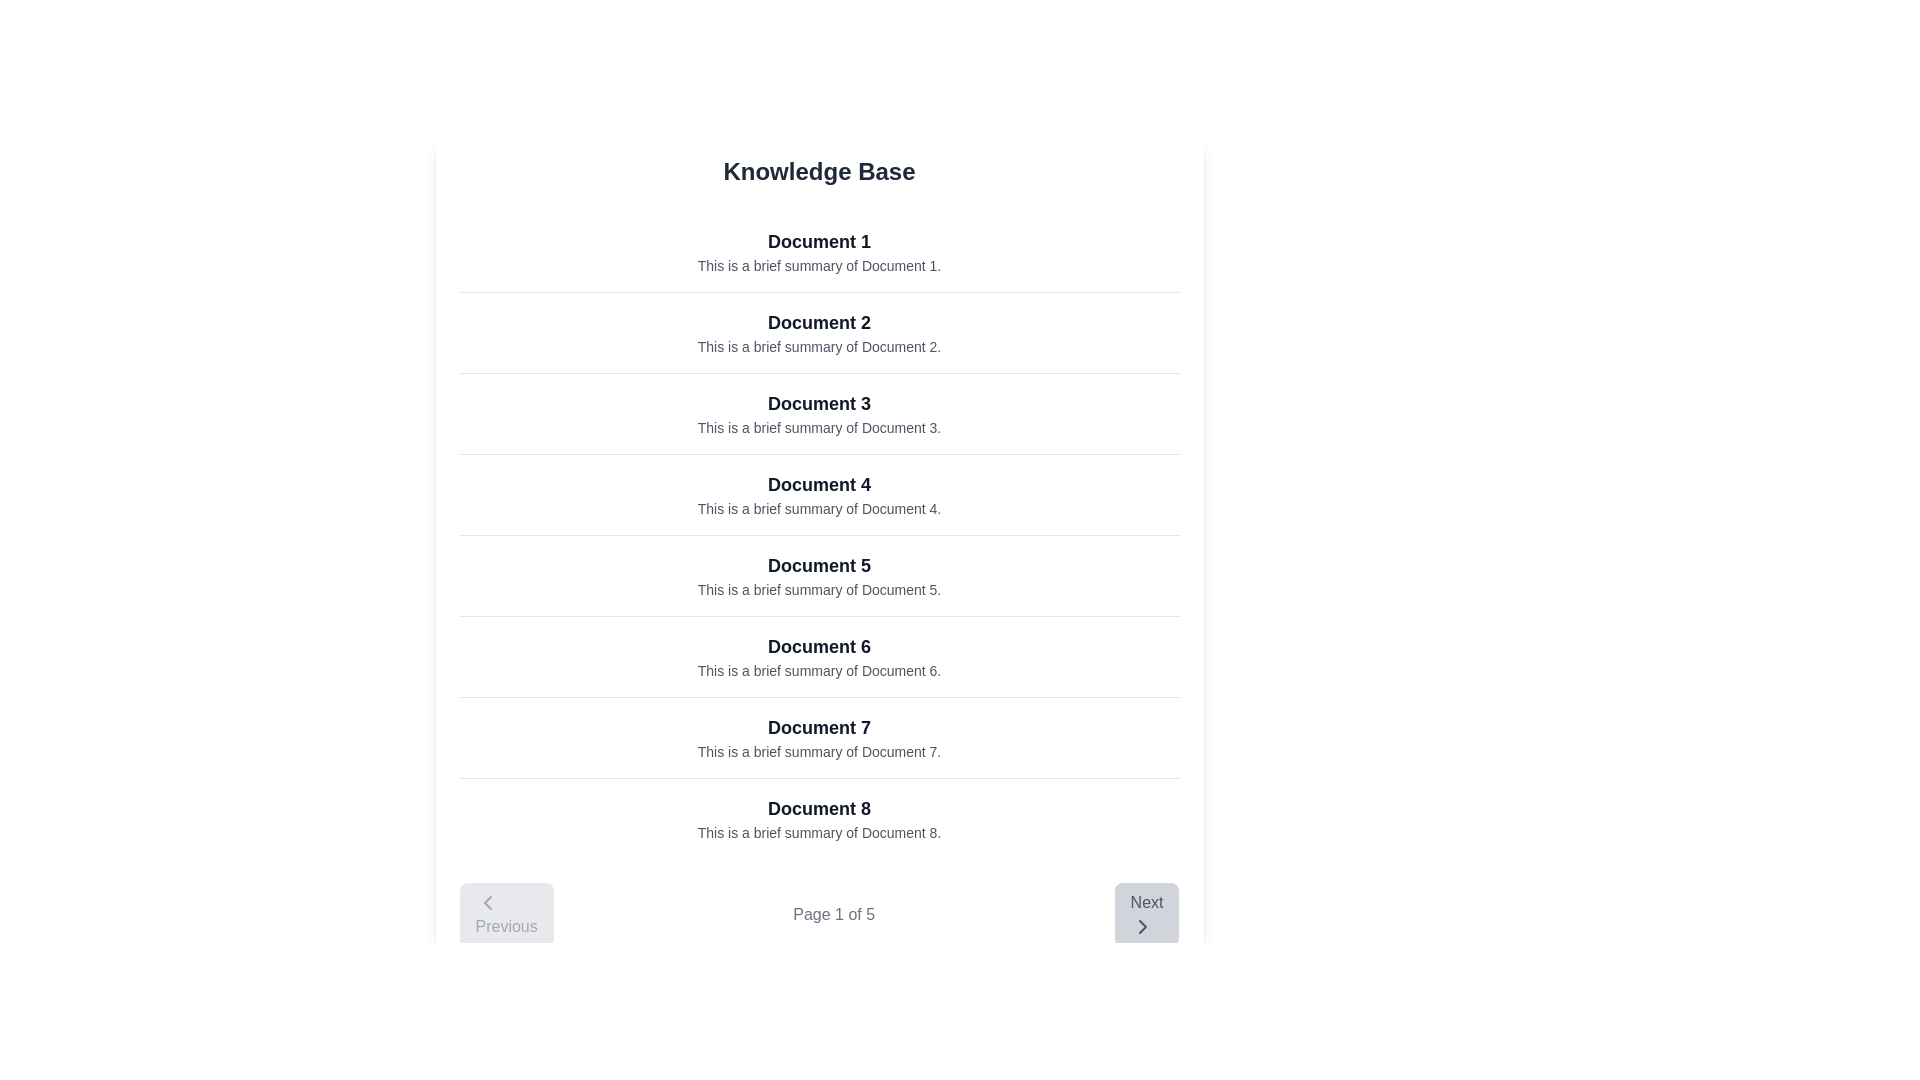 The image size is (1920, 1080). I want to click on the first list item in the Knowledge Base section, so click(819, 250).